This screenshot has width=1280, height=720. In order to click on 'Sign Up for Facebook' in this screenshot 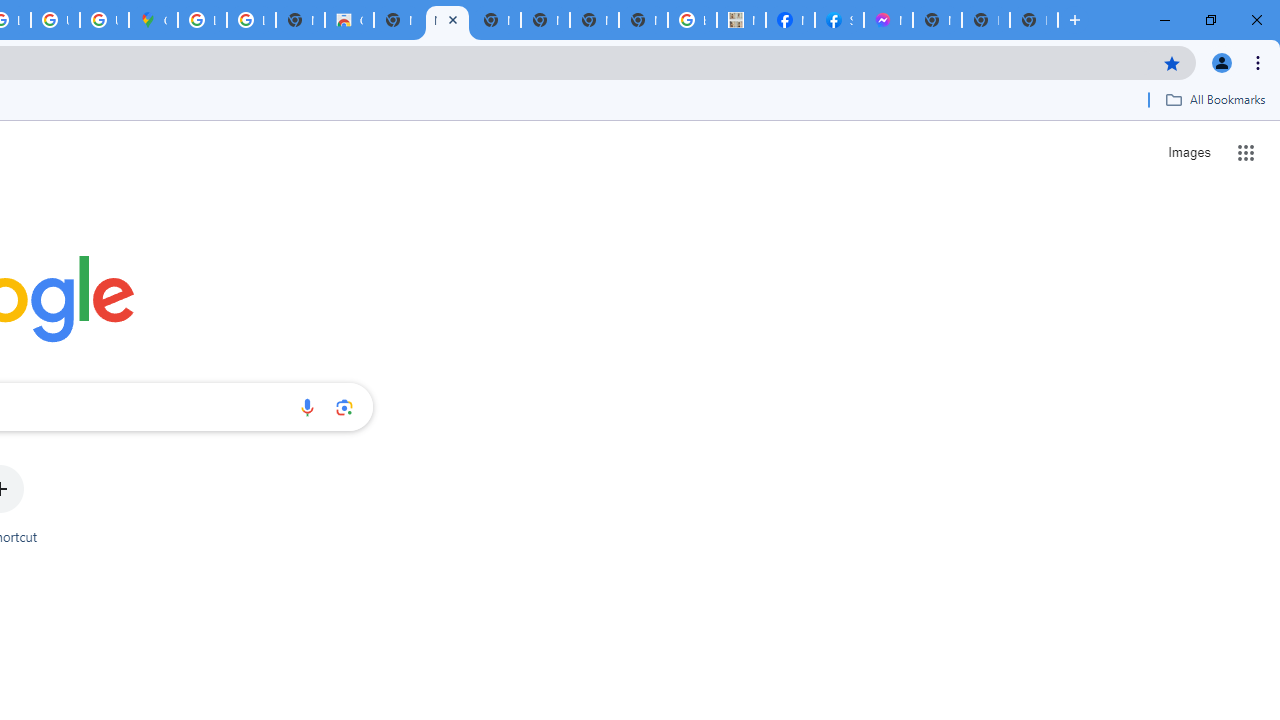, I will do `click(839, 20)`.